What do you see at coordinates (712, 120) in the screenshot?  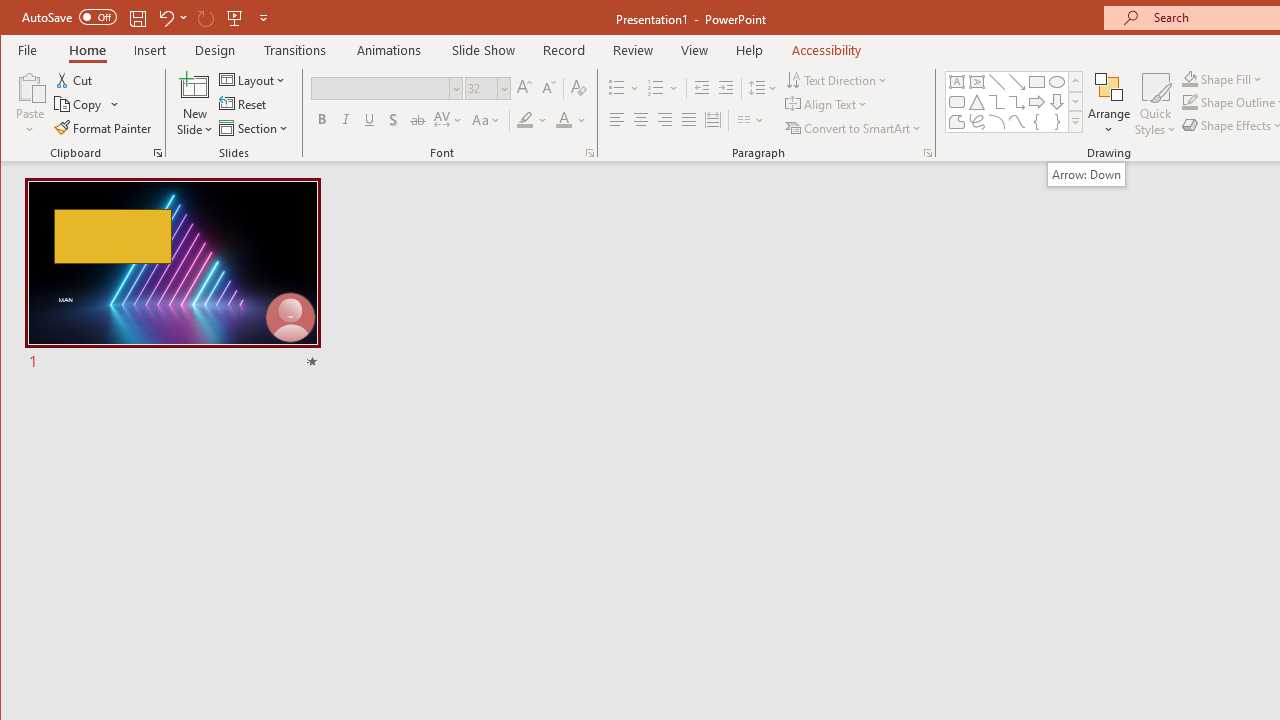 I see `'Distributed'` at bounding box center [712, 120].